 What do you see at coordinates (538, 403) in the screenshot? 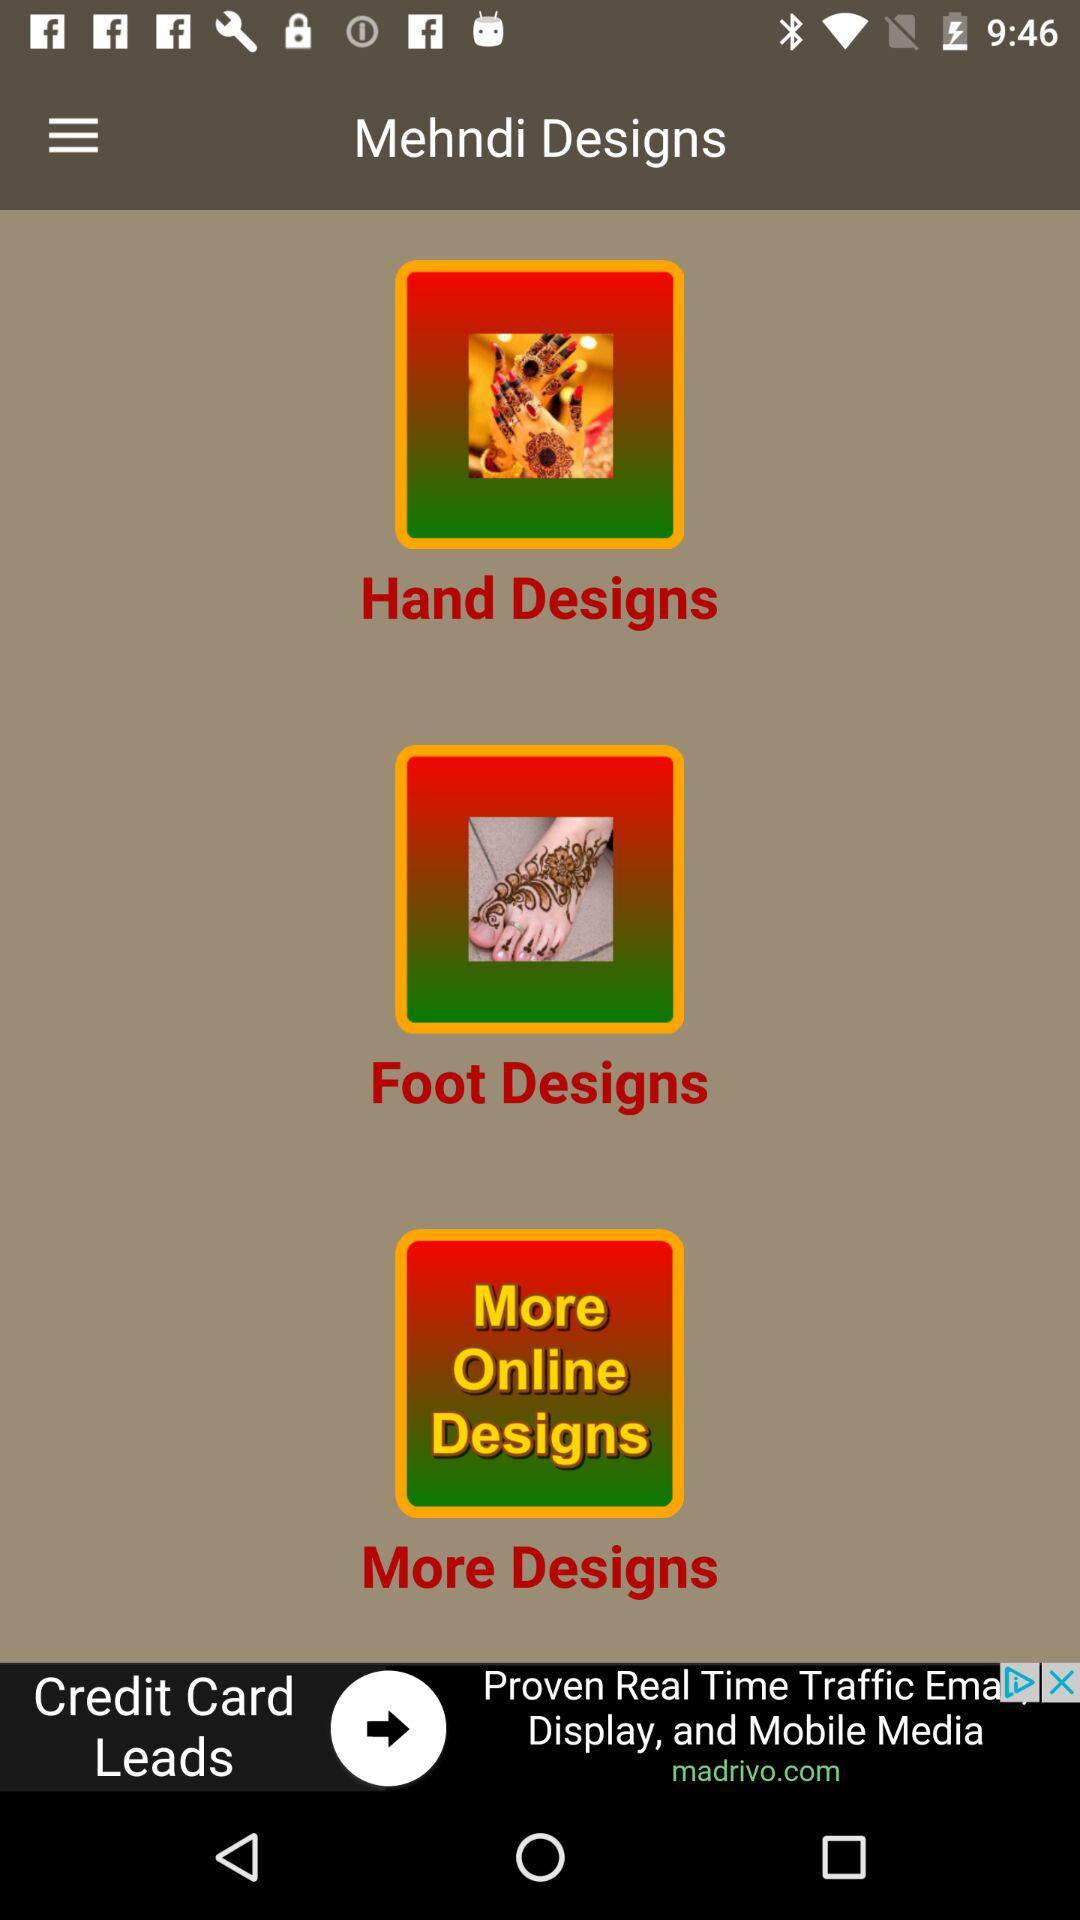
I see `hand designs` at bounding box center [538, 403].